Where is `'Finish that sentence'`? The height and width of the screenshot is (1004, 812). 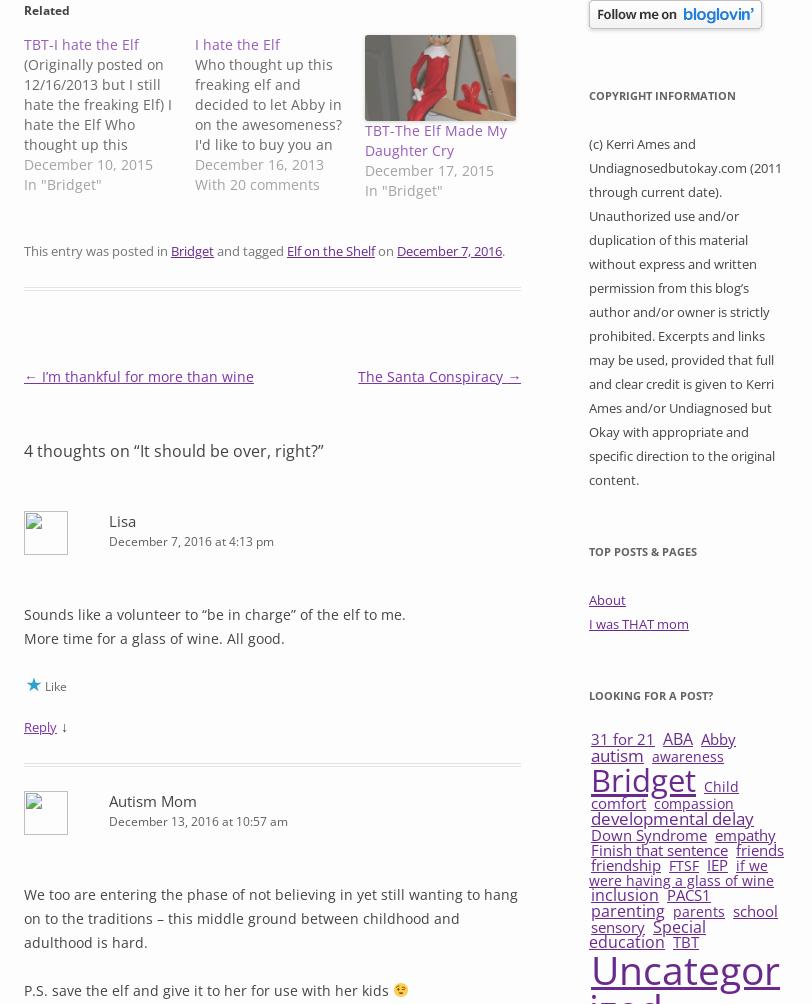
'Finish that sentence' is located at coordinates (659, 849).